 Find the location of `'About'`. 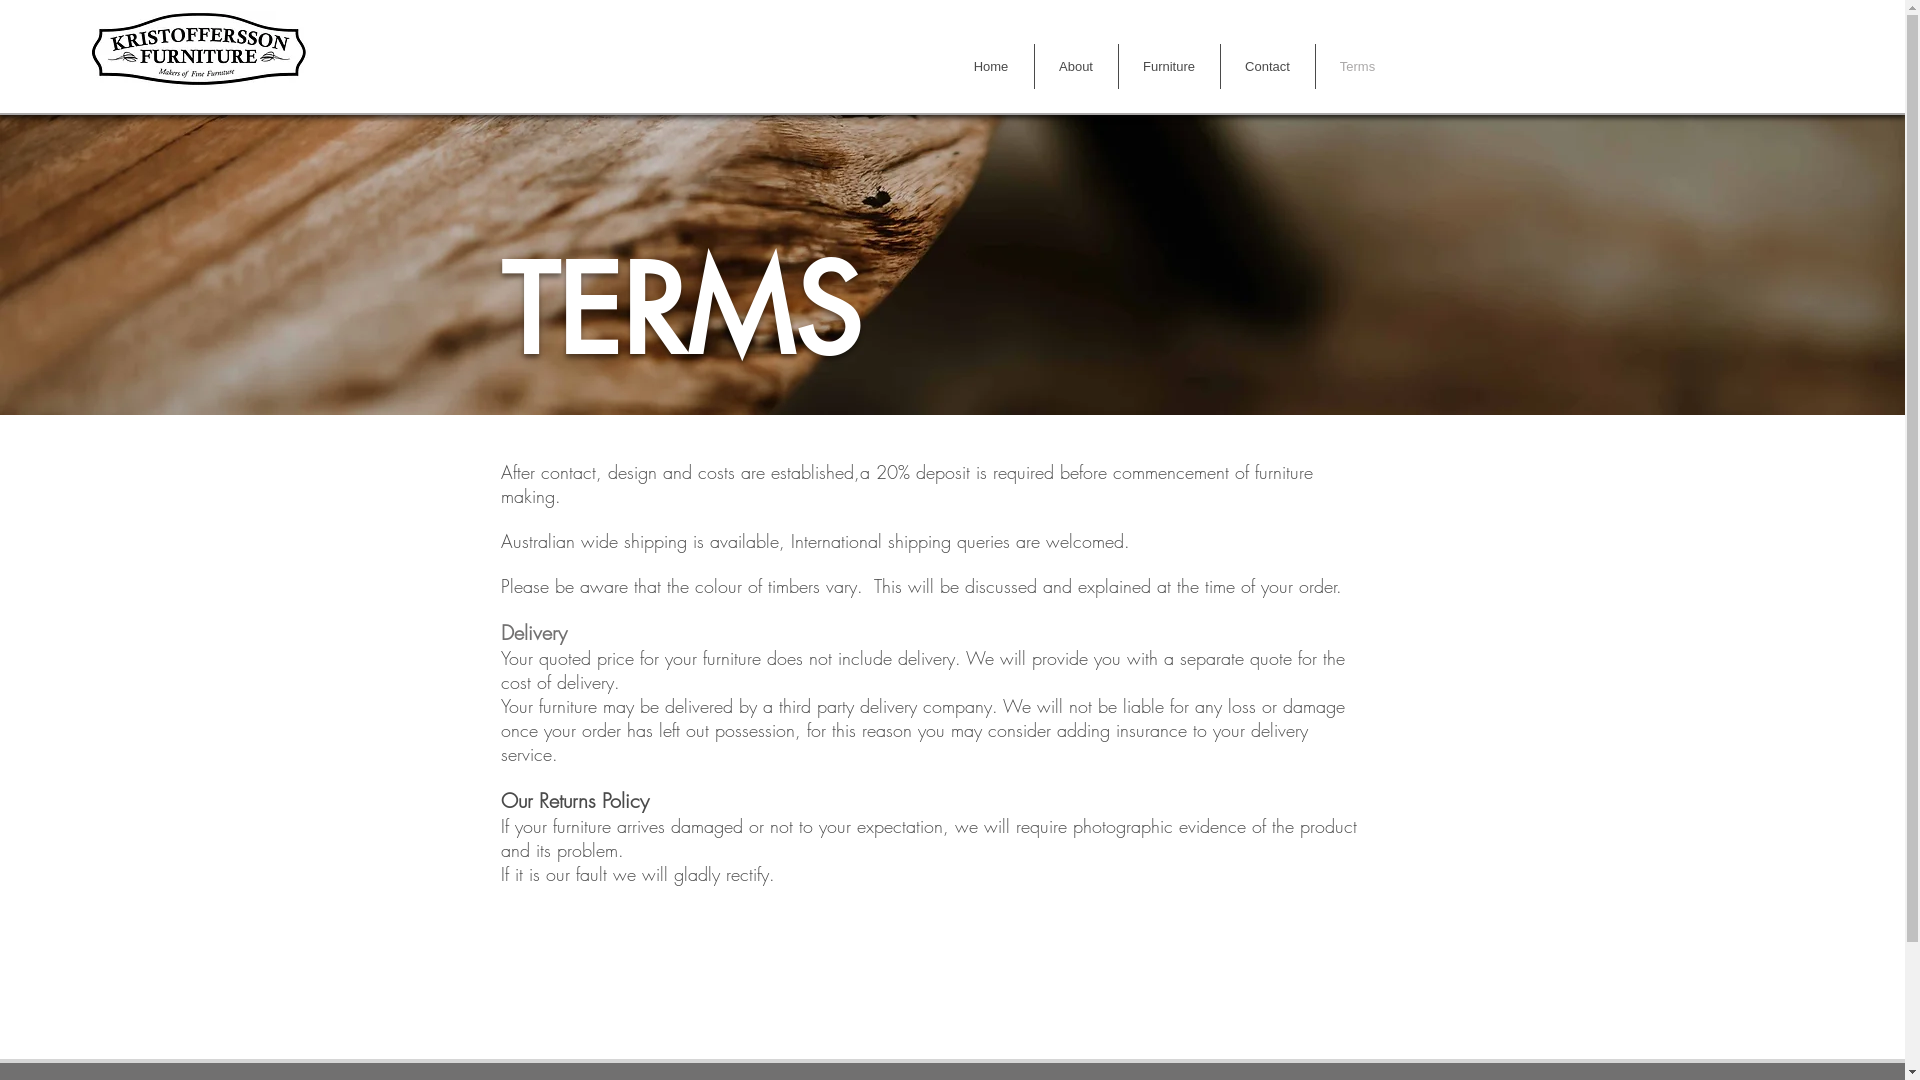

'About' is located at coordinates (1074, 65).